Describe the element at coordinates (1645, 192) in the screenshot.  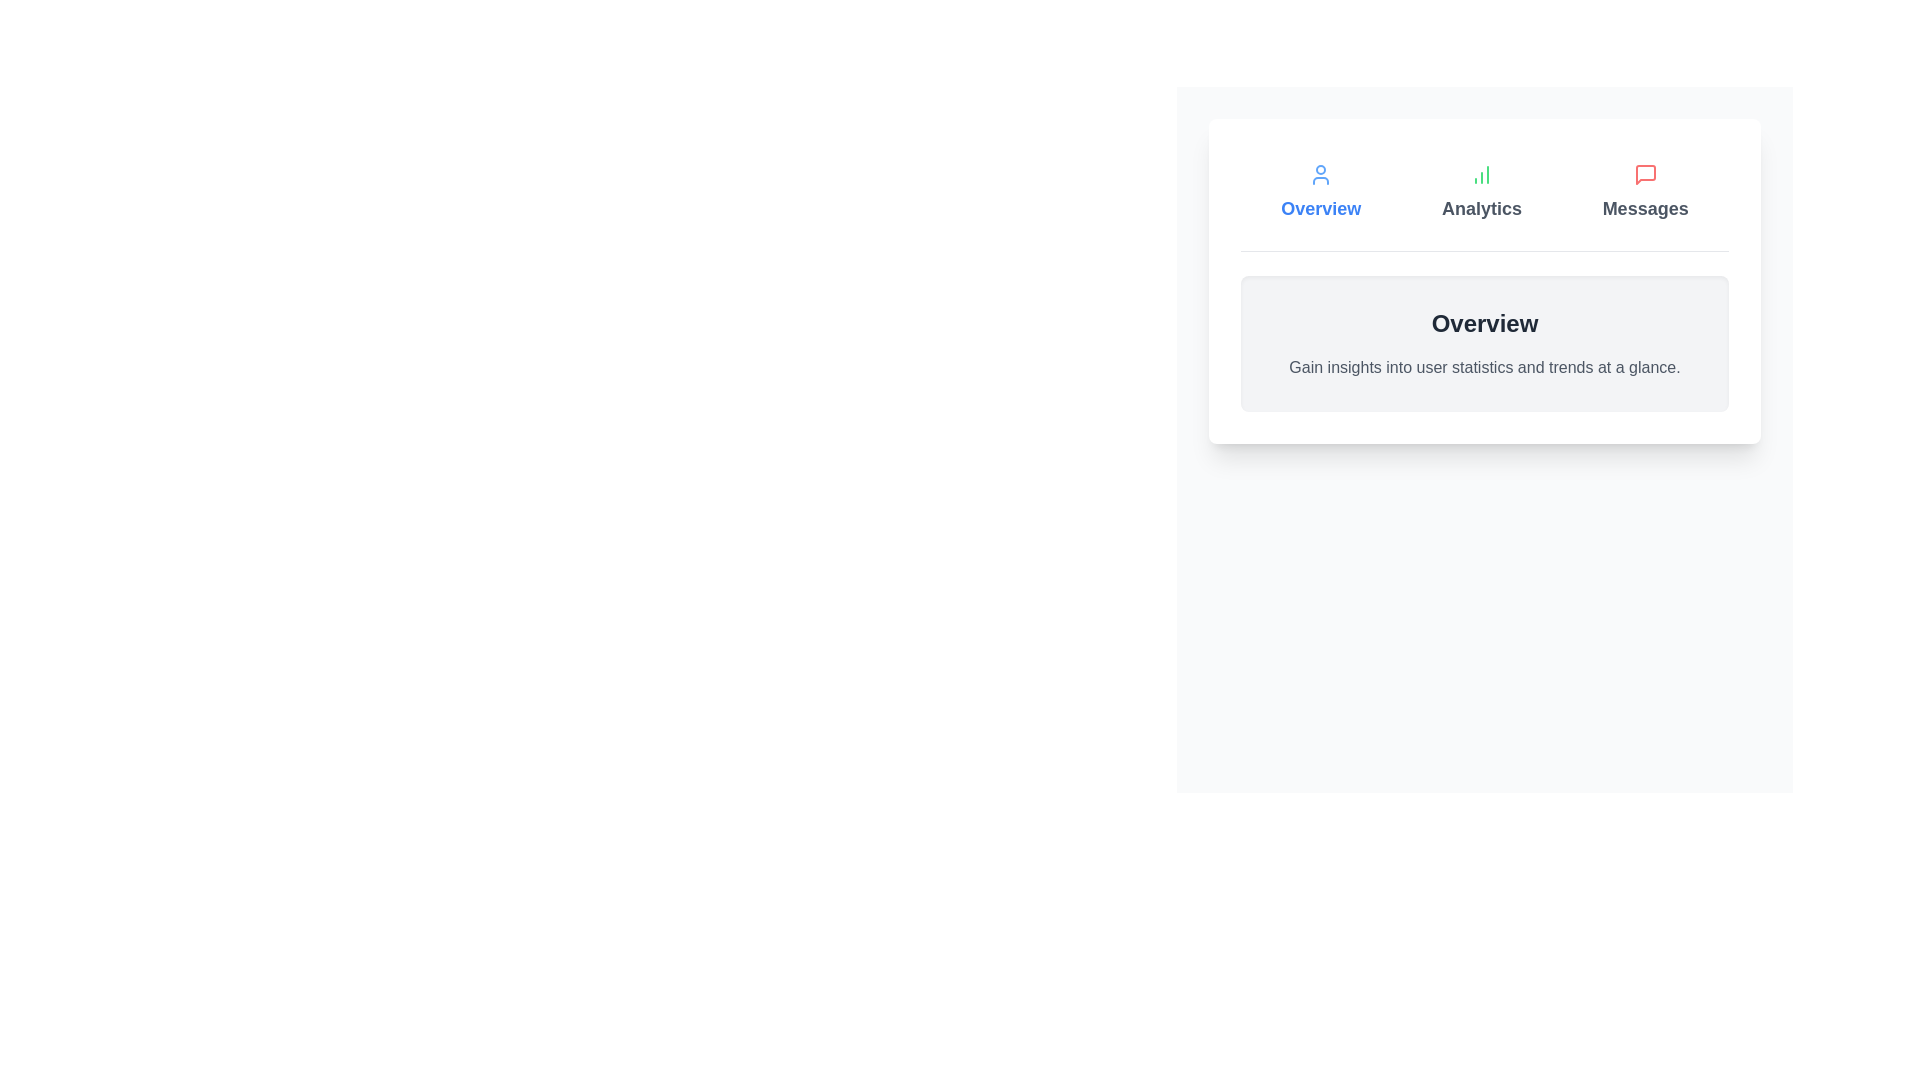
I see `the Messages tab to see its hover effect` at that location.